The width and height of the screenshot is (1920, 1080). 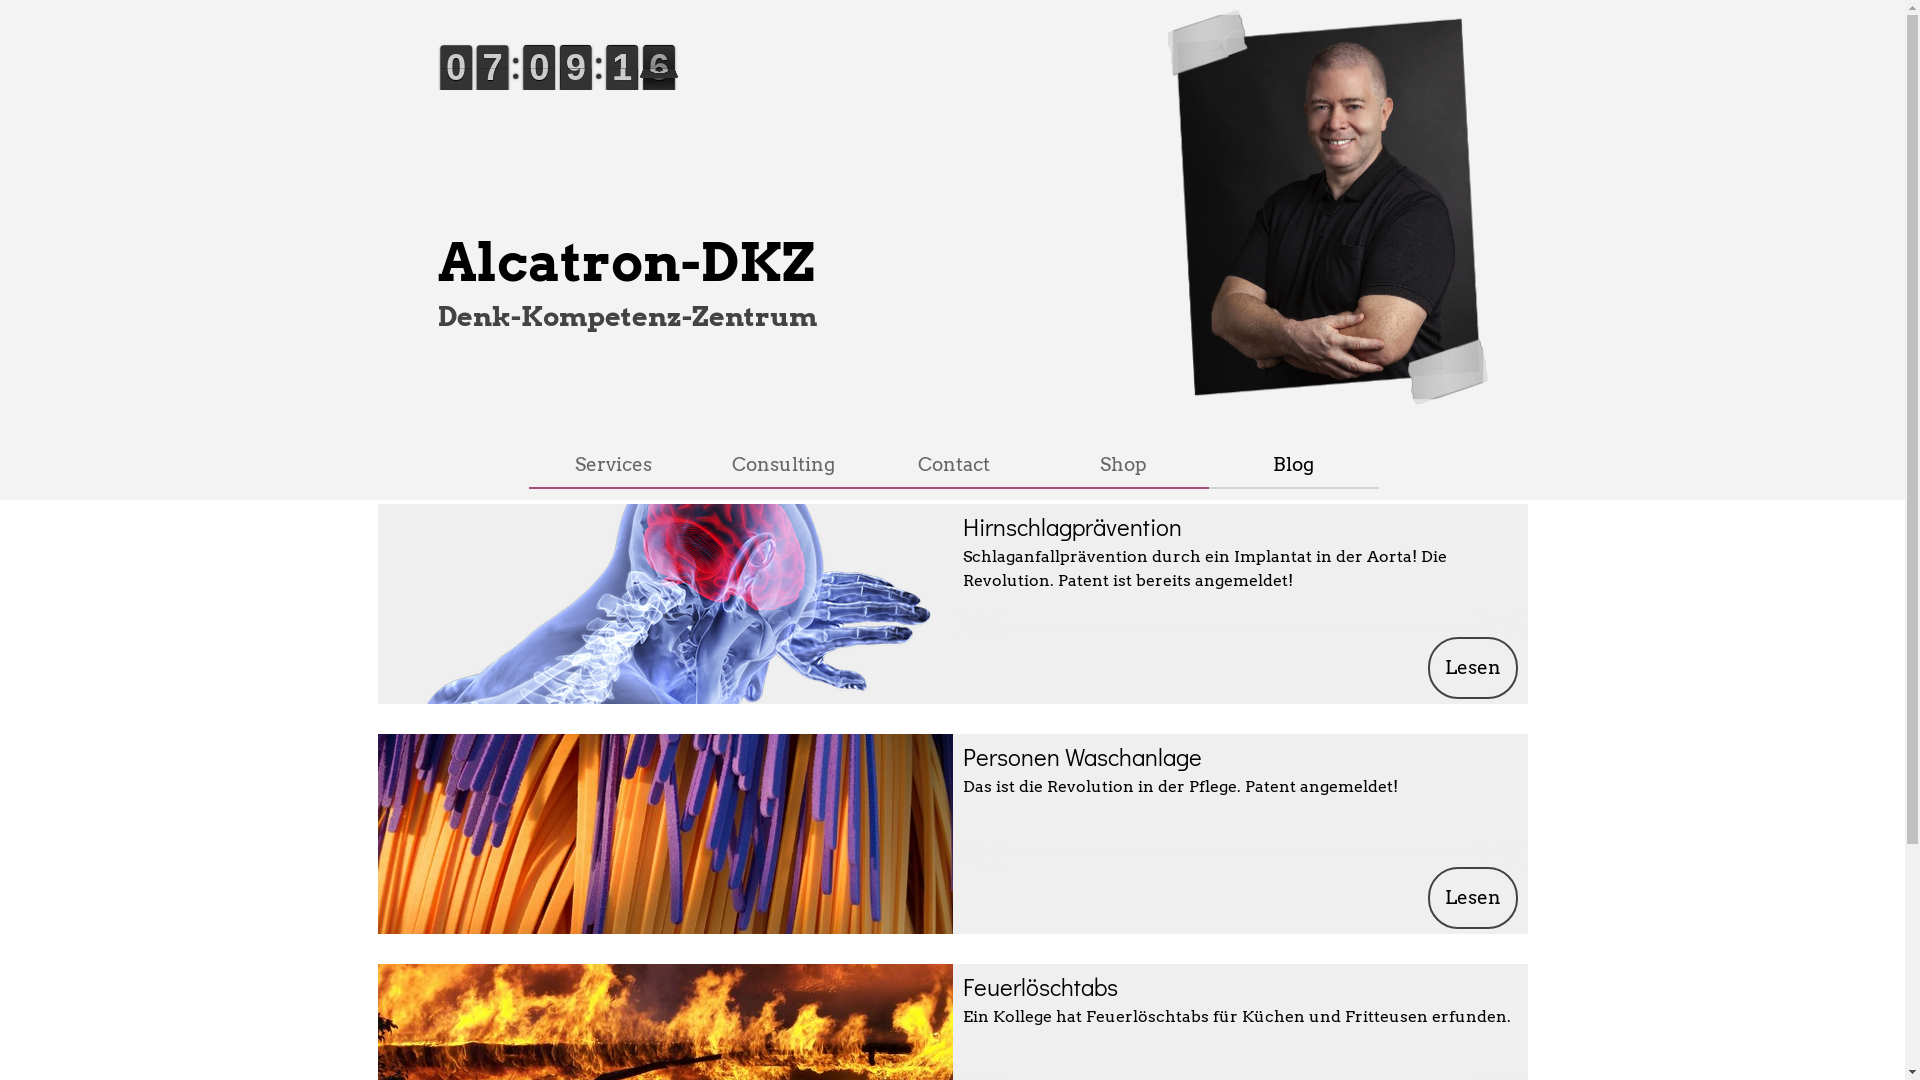 What do you see at coordinates (1473, 897) in the screenshot?
I see `'Lesen'` at bounding box center [1473, 897].